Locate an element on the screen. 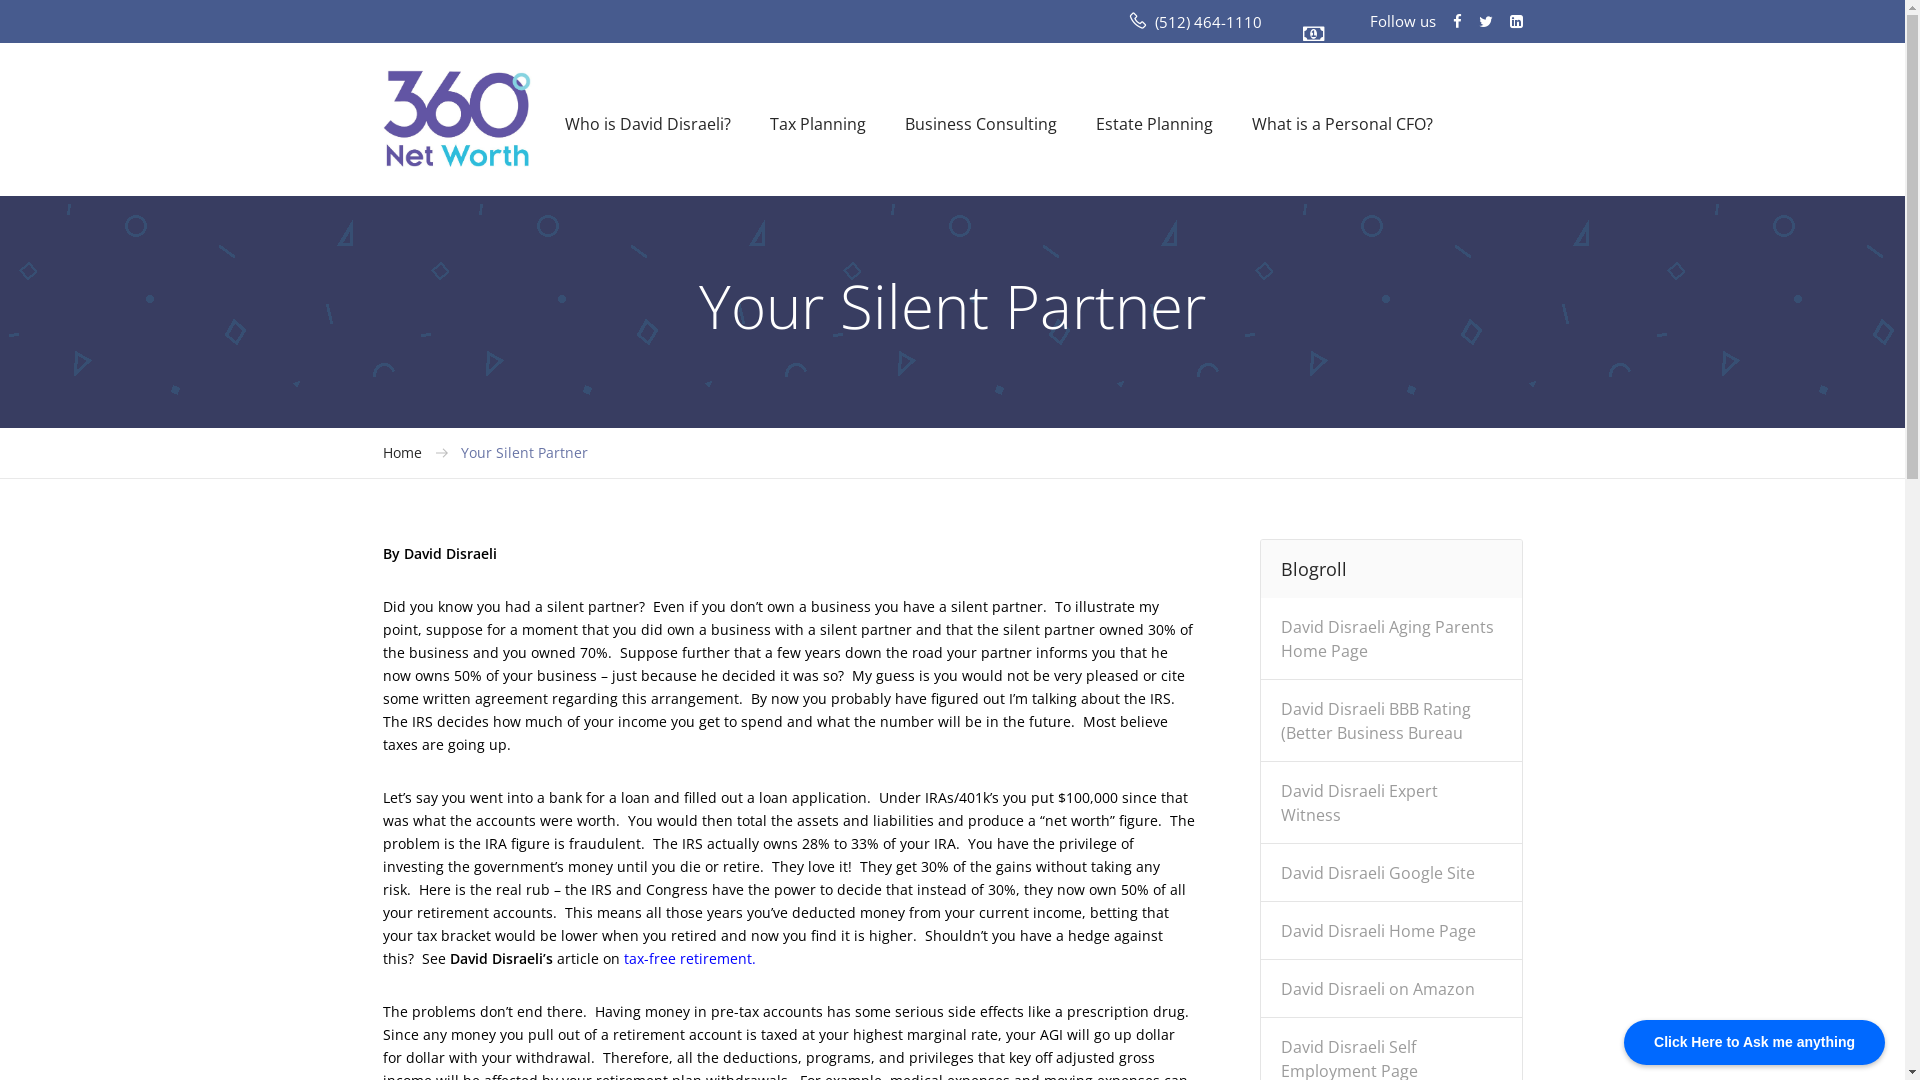 This screenshot has height=1080, width=1920. 'David Disraeli on Amazon' is located at coordinates (1376, 996).